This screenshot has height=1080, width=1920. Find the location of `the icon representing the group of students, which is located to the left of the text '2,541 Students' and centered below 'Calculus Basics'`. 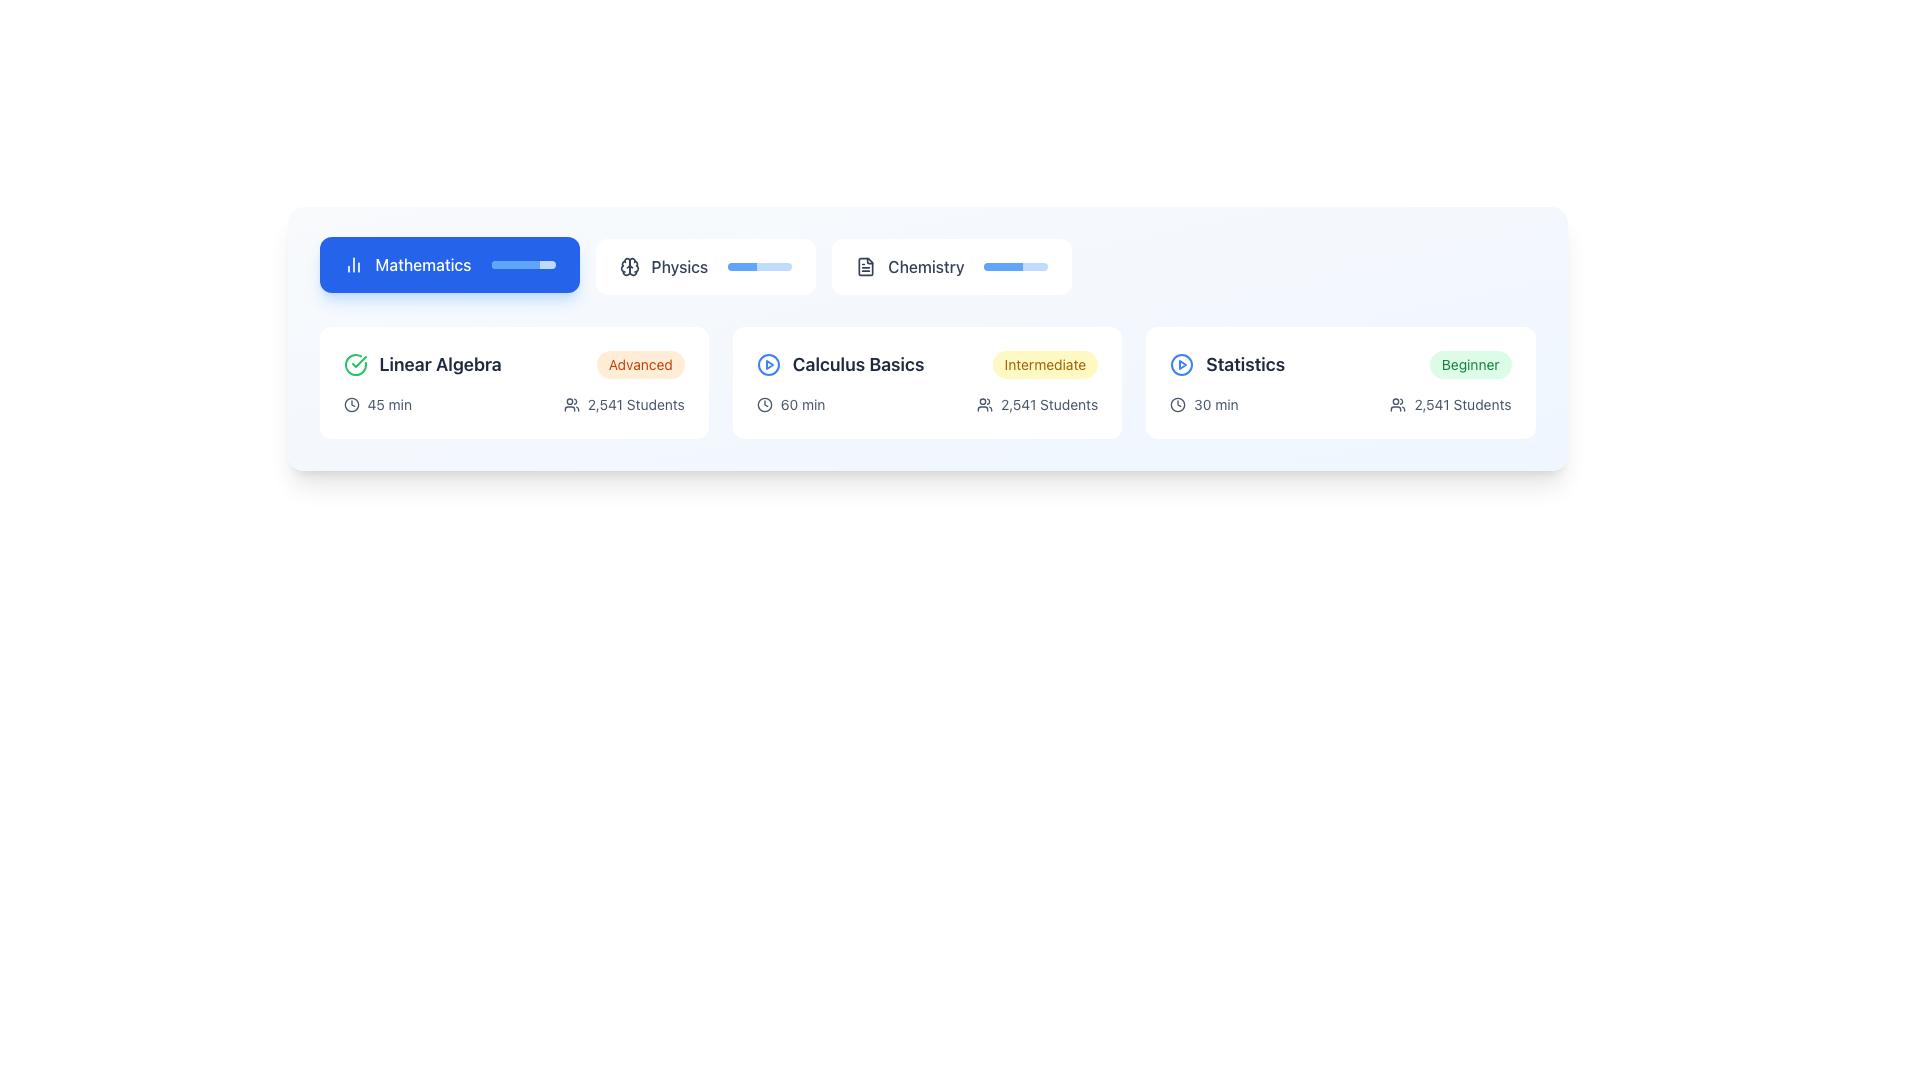

the icon representing the group of students, which is located to the left of the text '2,541 Students' and centered below 'Calculus Basics' is located at coordinates (985, 405).